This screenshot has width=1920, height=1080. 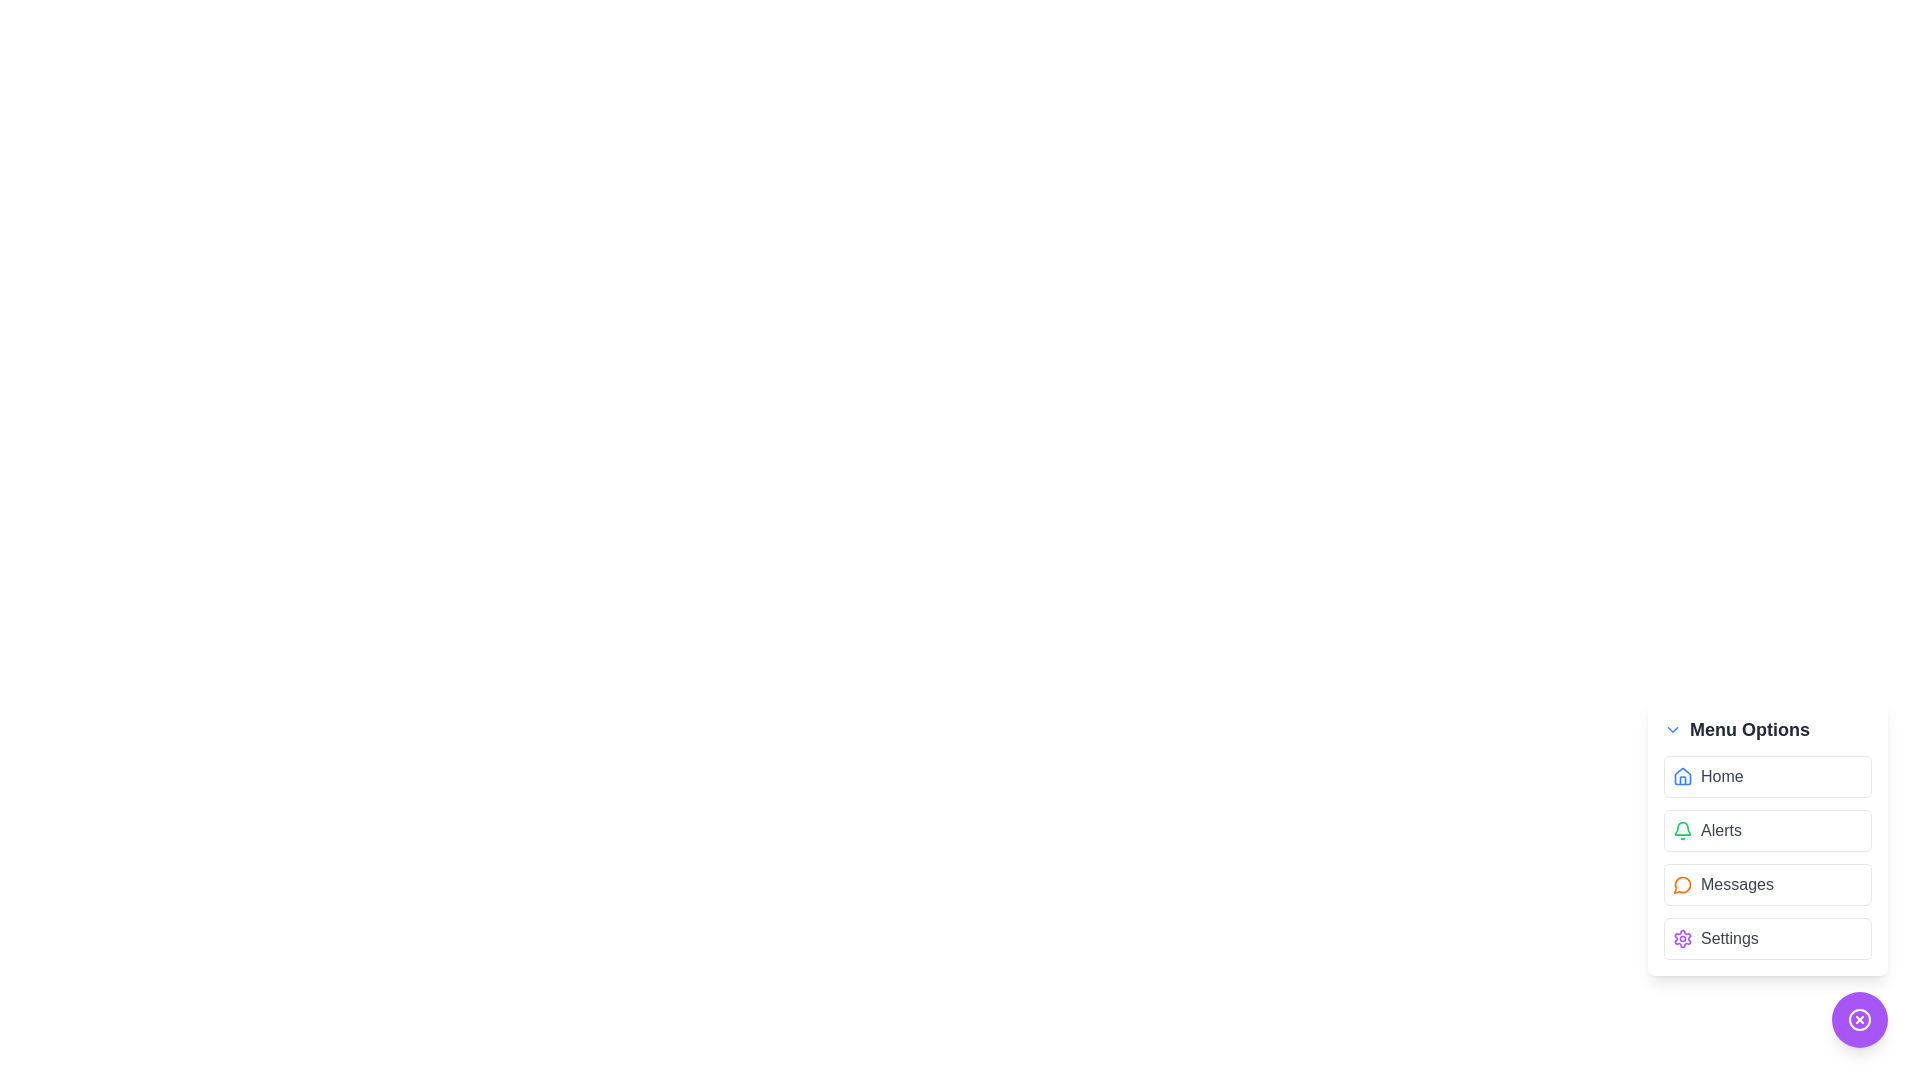 I want to click on the second menu item in the 'Menu Options' titled 'Alerts', so click(x=1767, y=830).